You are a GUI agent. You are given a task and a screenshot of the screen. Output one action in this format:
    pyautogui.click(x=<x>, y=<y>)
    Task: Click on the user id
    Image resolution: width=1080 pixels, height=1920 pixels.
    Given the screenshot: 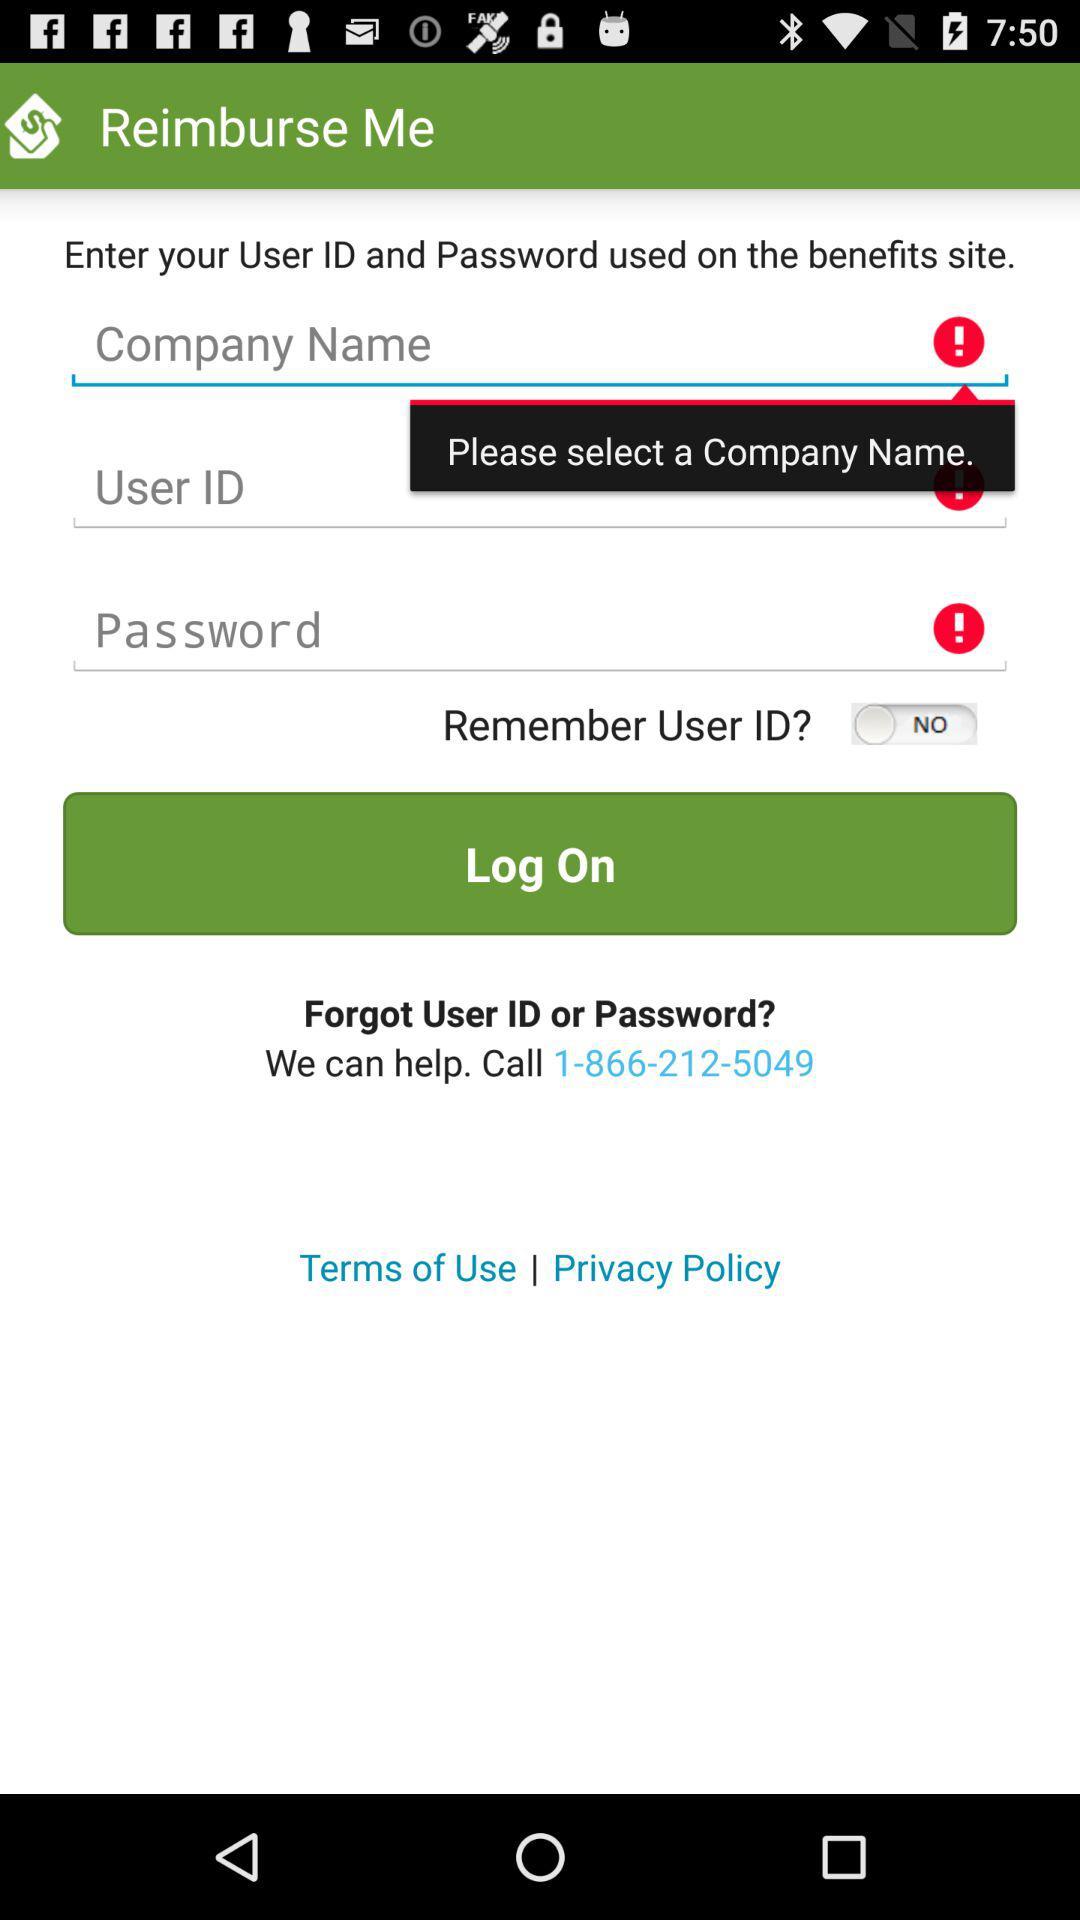 What is the action you would take?
    pyautogui.click(x=540, y=486)
    